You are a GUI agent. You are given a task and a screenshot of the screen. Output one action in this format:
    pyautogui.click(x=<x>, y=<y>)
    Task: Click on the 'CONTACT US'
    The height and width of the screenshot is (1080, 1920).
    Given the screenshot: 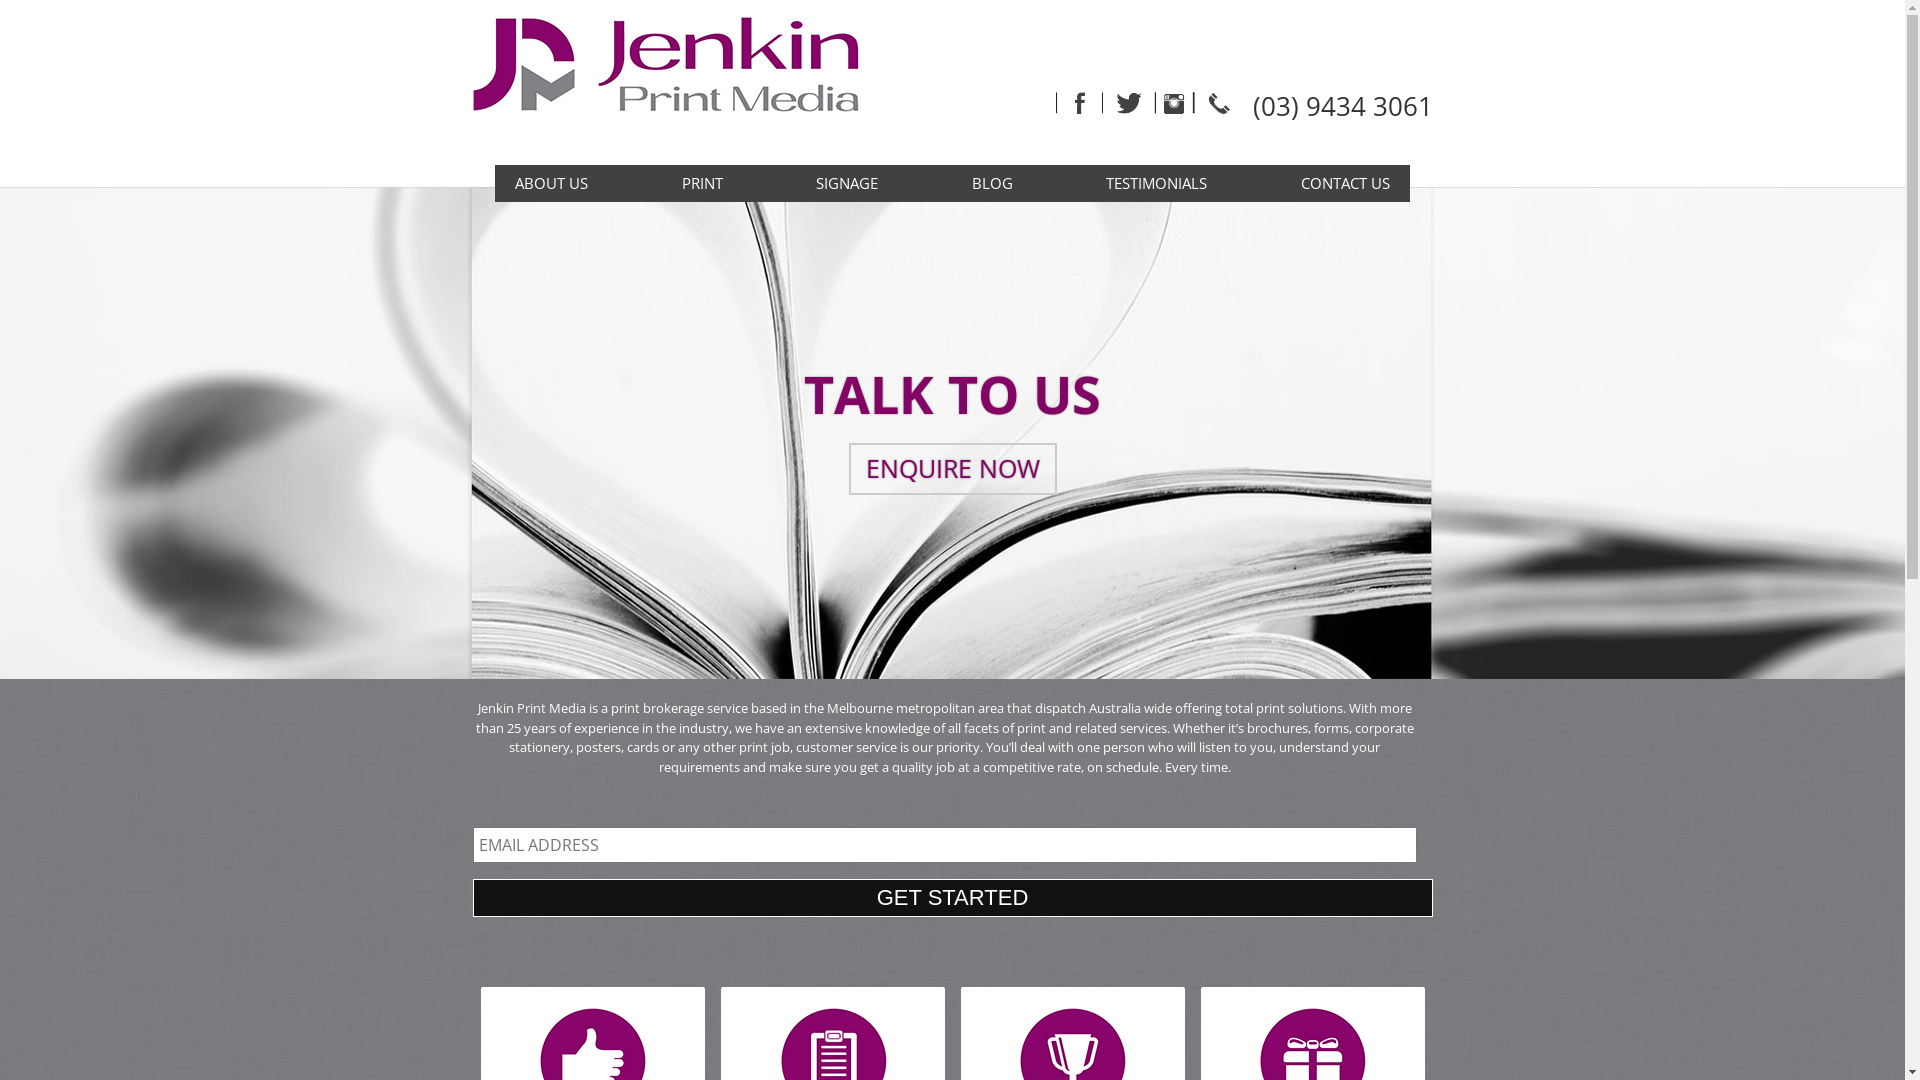 What is the action you would take?
    pyautogui.click(x=1345, y=183)
    